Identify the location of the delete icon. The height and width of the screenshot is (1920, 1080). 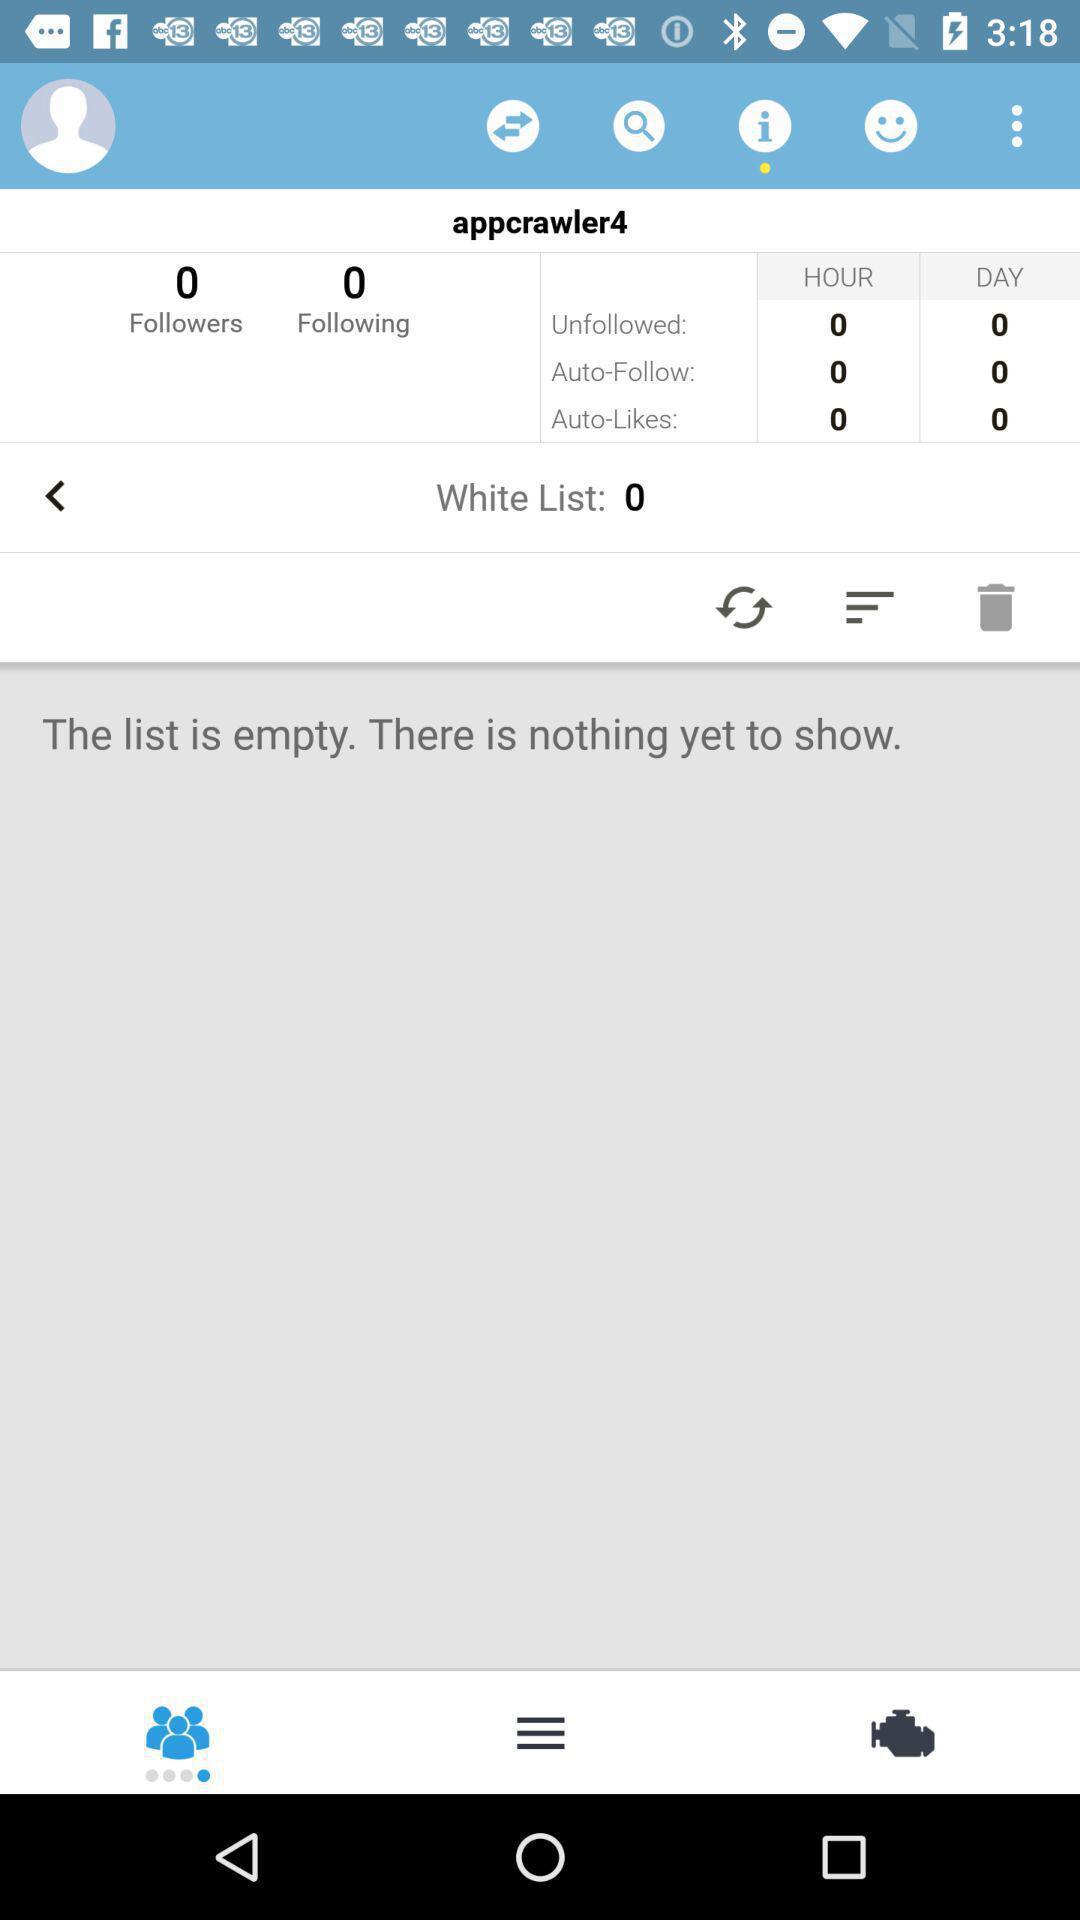
(995, 606).